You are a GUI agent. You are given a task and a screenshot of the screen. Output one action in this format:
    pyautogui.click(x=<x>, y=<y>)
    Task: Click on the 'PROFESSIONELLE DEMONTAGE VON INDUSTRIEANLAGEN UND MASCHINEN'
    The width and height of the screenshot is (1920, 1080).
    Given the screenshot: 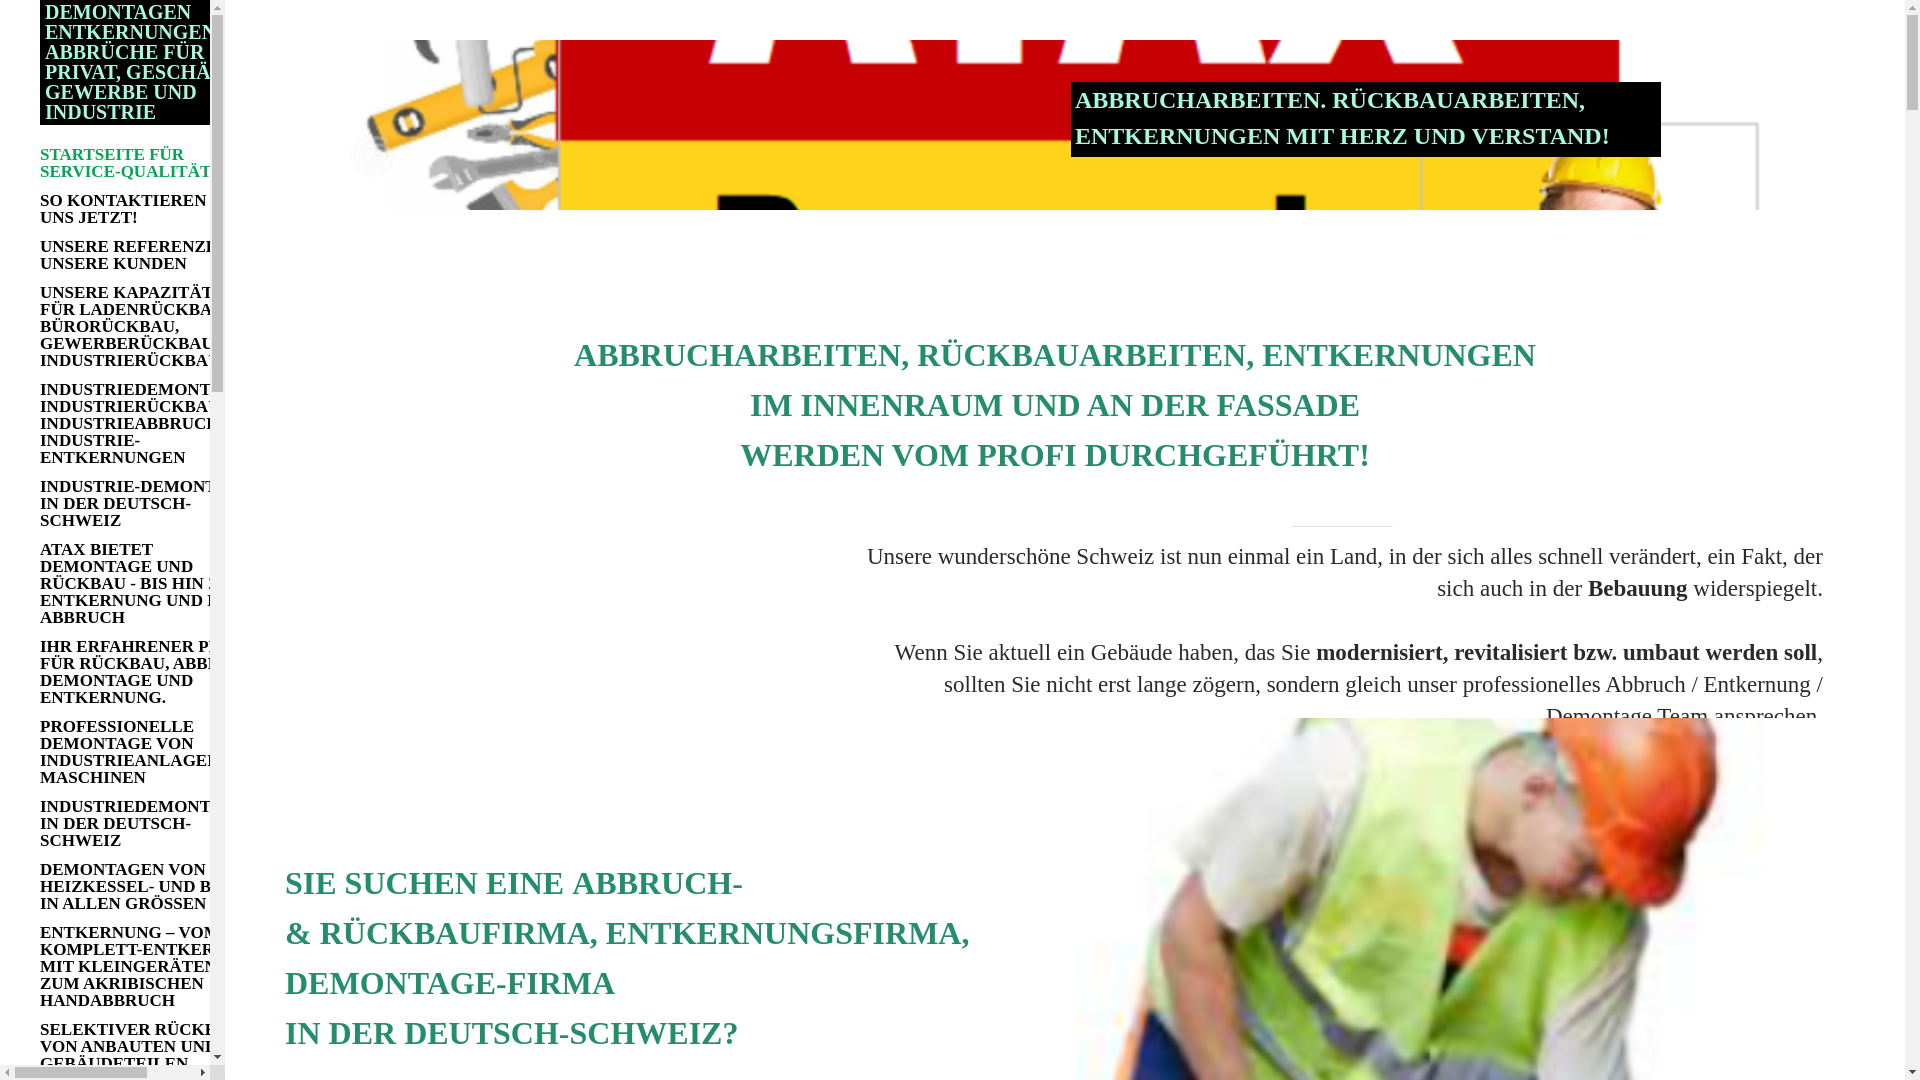 What is the action you would take?
    pyautogui.click(x=152, y=752)
    